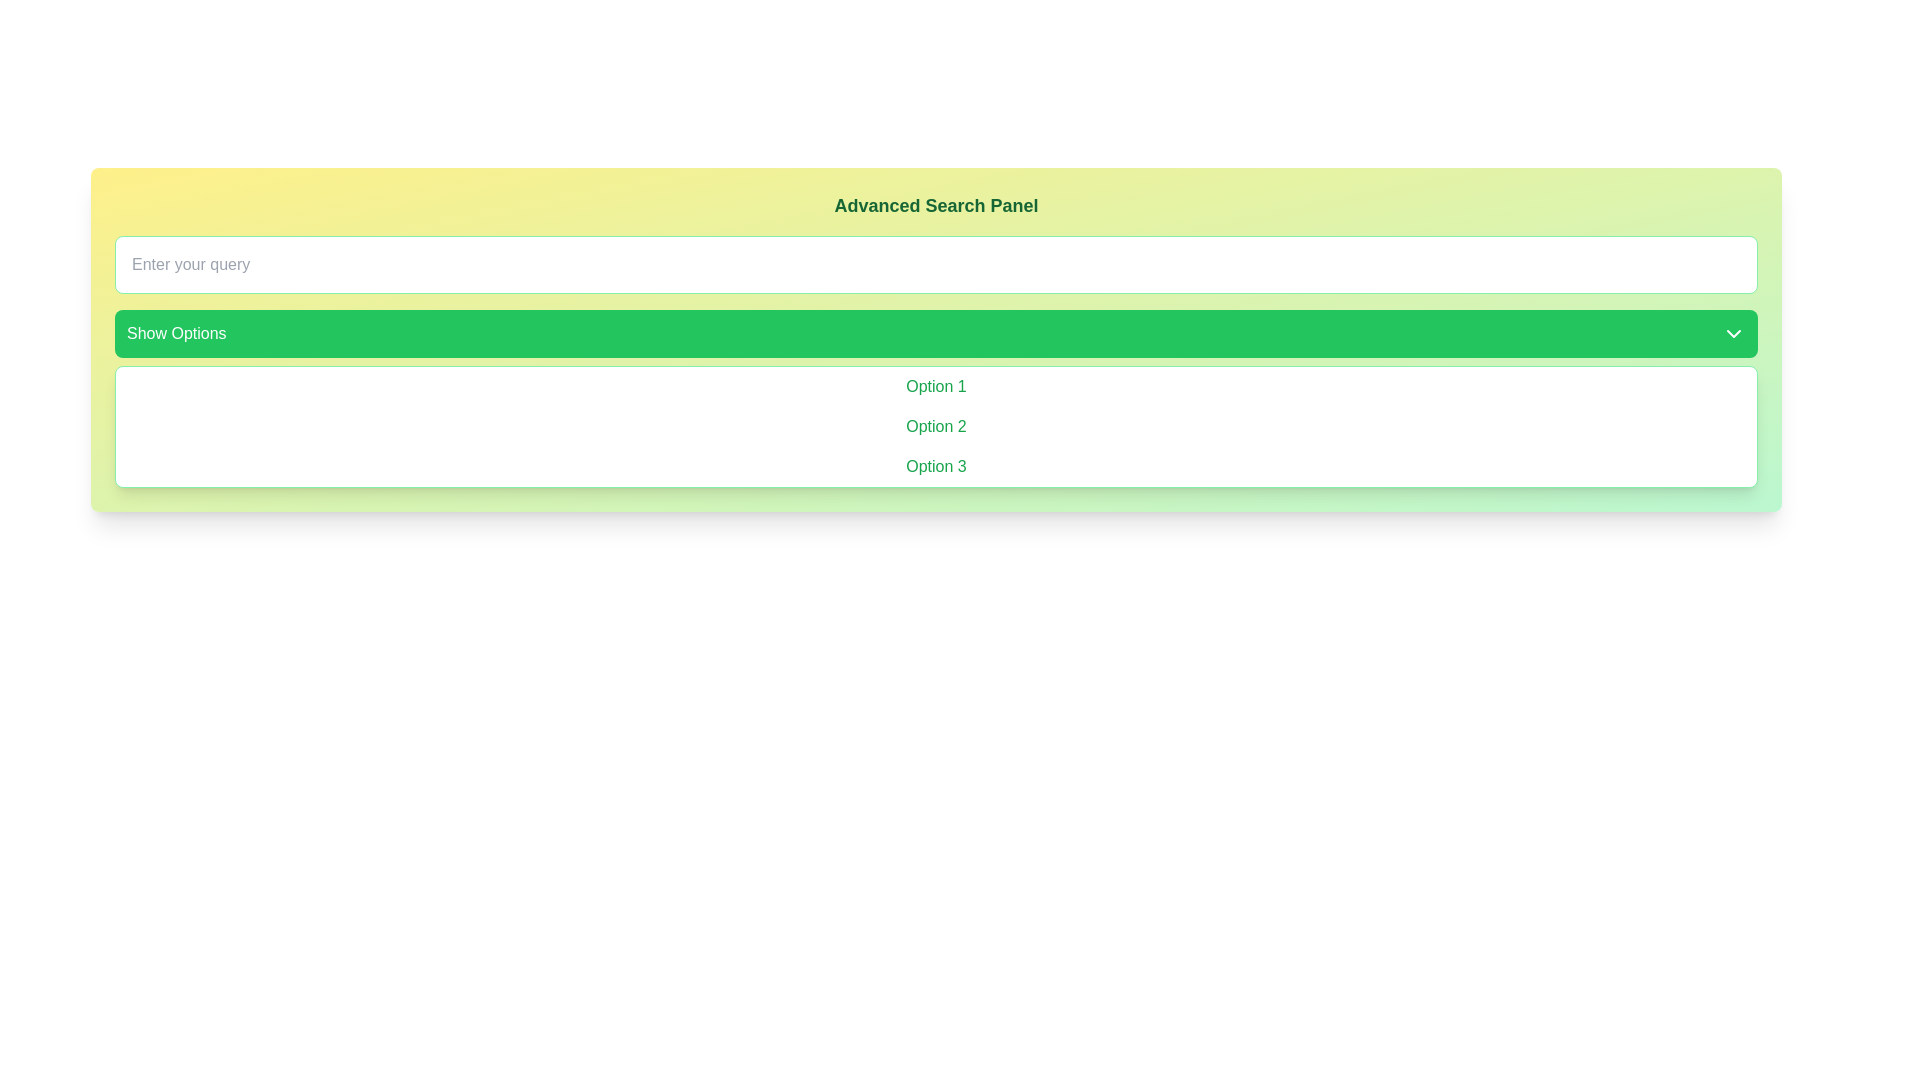 Image resolution: width=1920 pixels, height=1080 pixels. What do you see at coordinates (935, 466) in the screenshot?
I see `the text label 'Option 3', which is the last item in a vertically stacked list of options, styled in green with a light green hover effect` at bounding box center [935, 466].